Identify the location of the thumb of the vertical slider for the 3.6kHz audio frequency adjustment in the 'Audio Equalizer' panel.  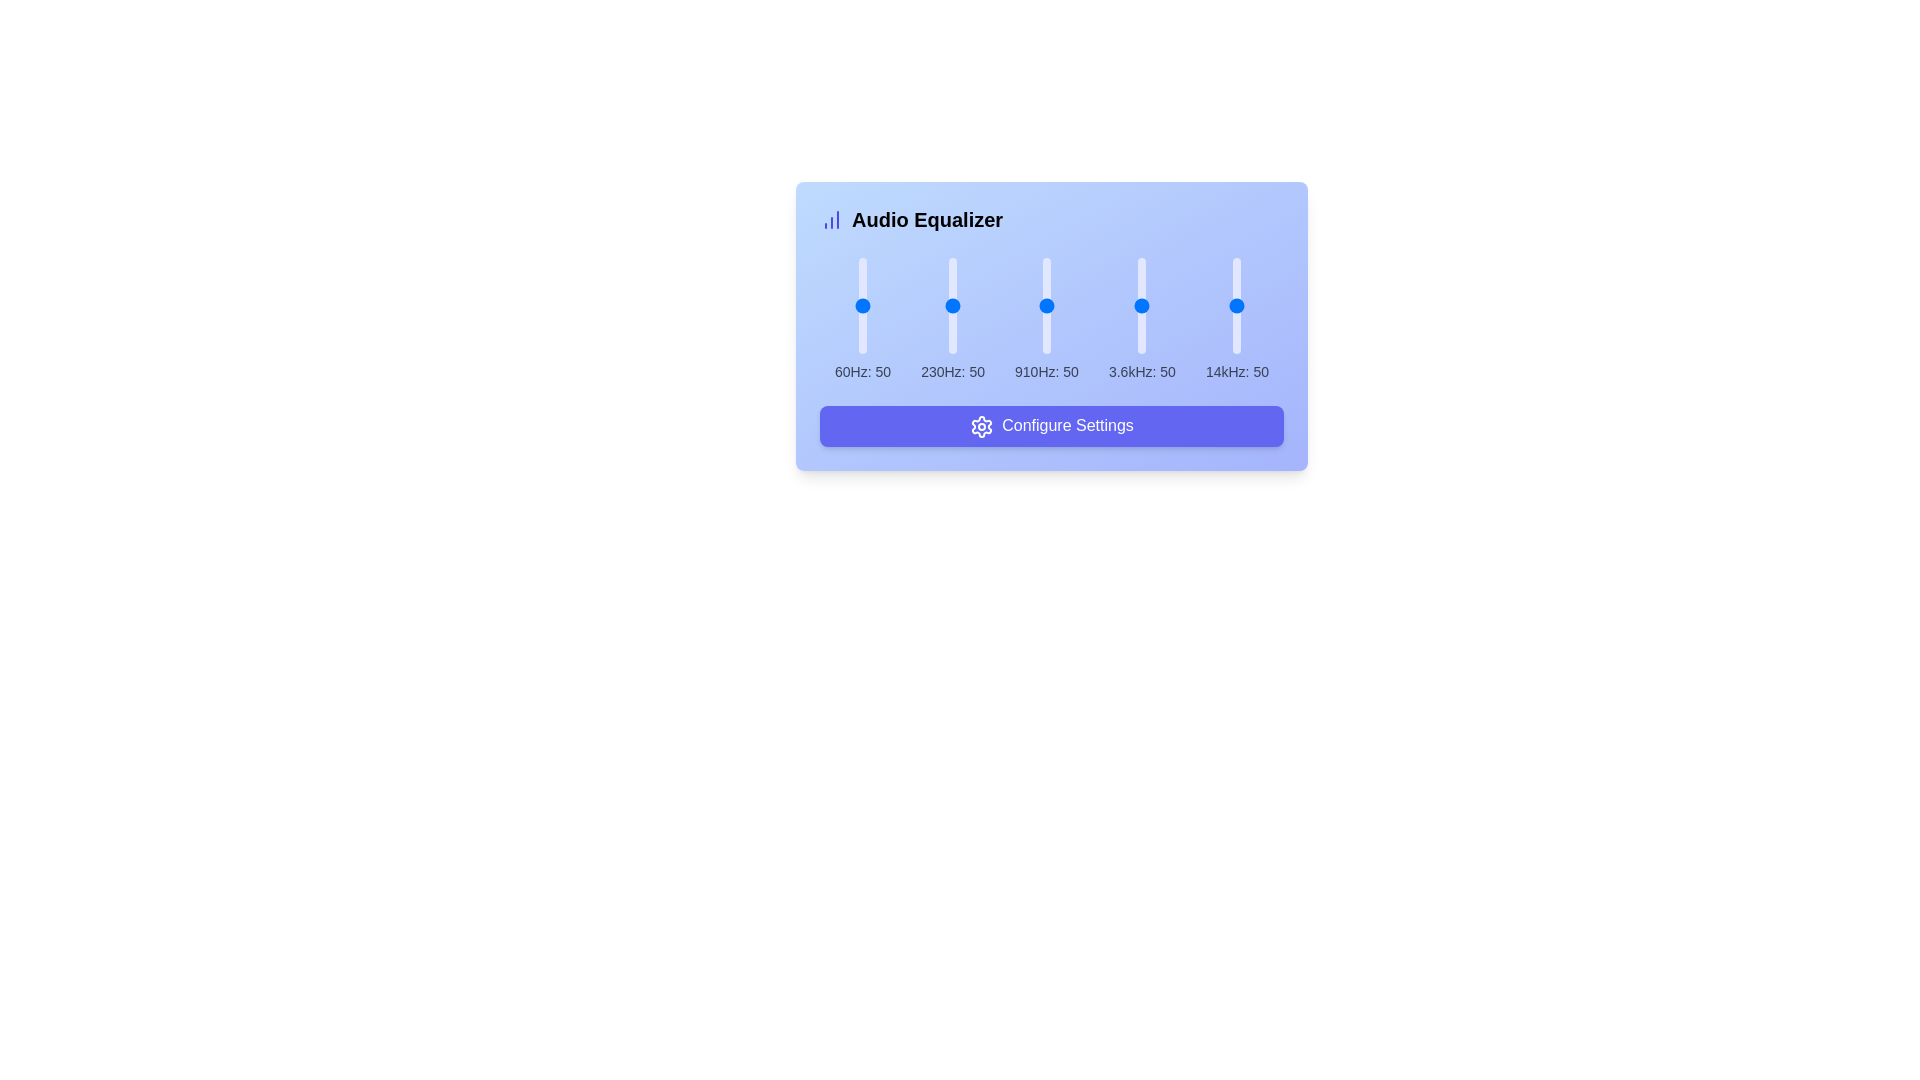
(1142, 270).